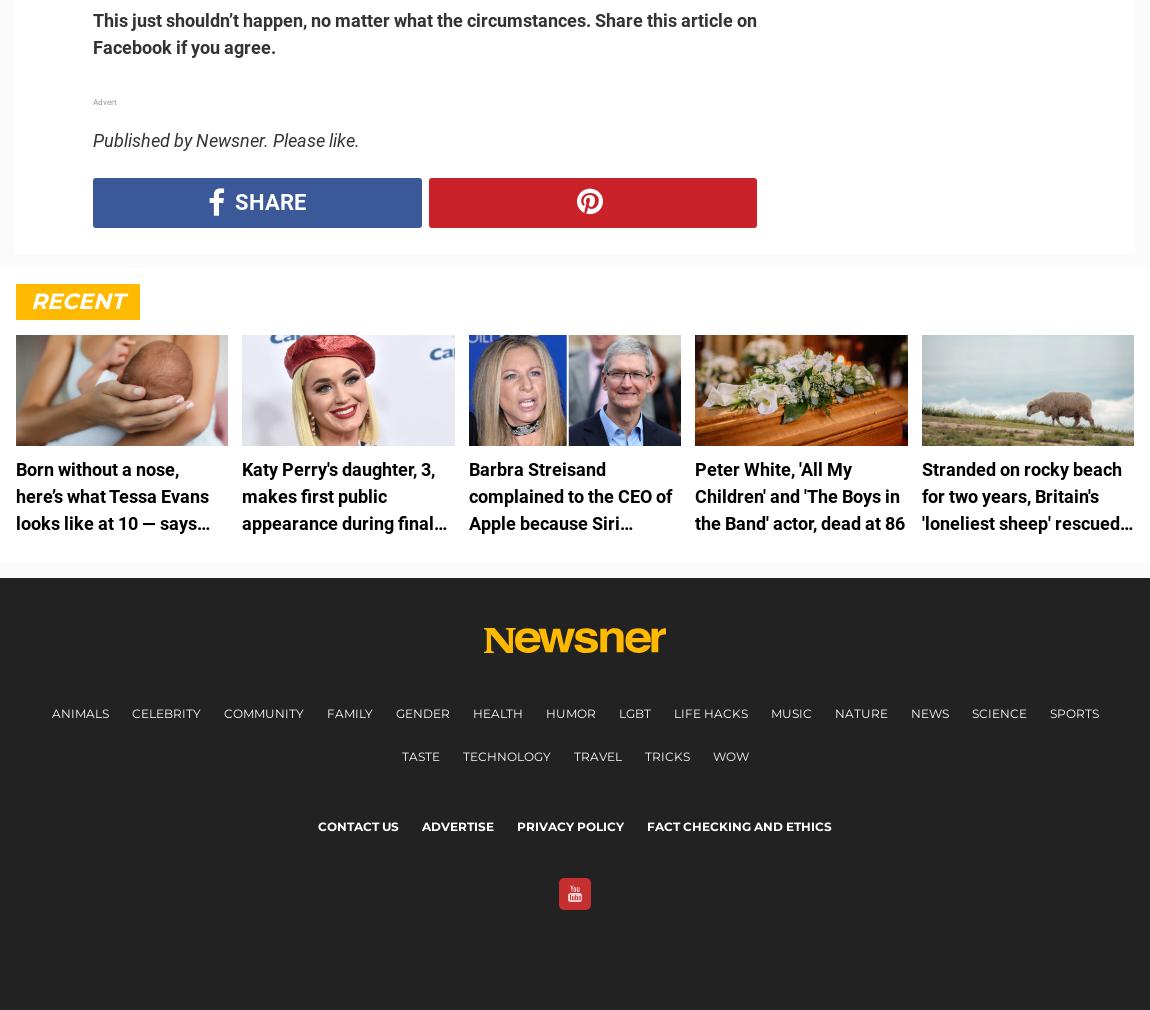 The image size is (1150, 1010). I want to click on 'Family', so click(326, 712).